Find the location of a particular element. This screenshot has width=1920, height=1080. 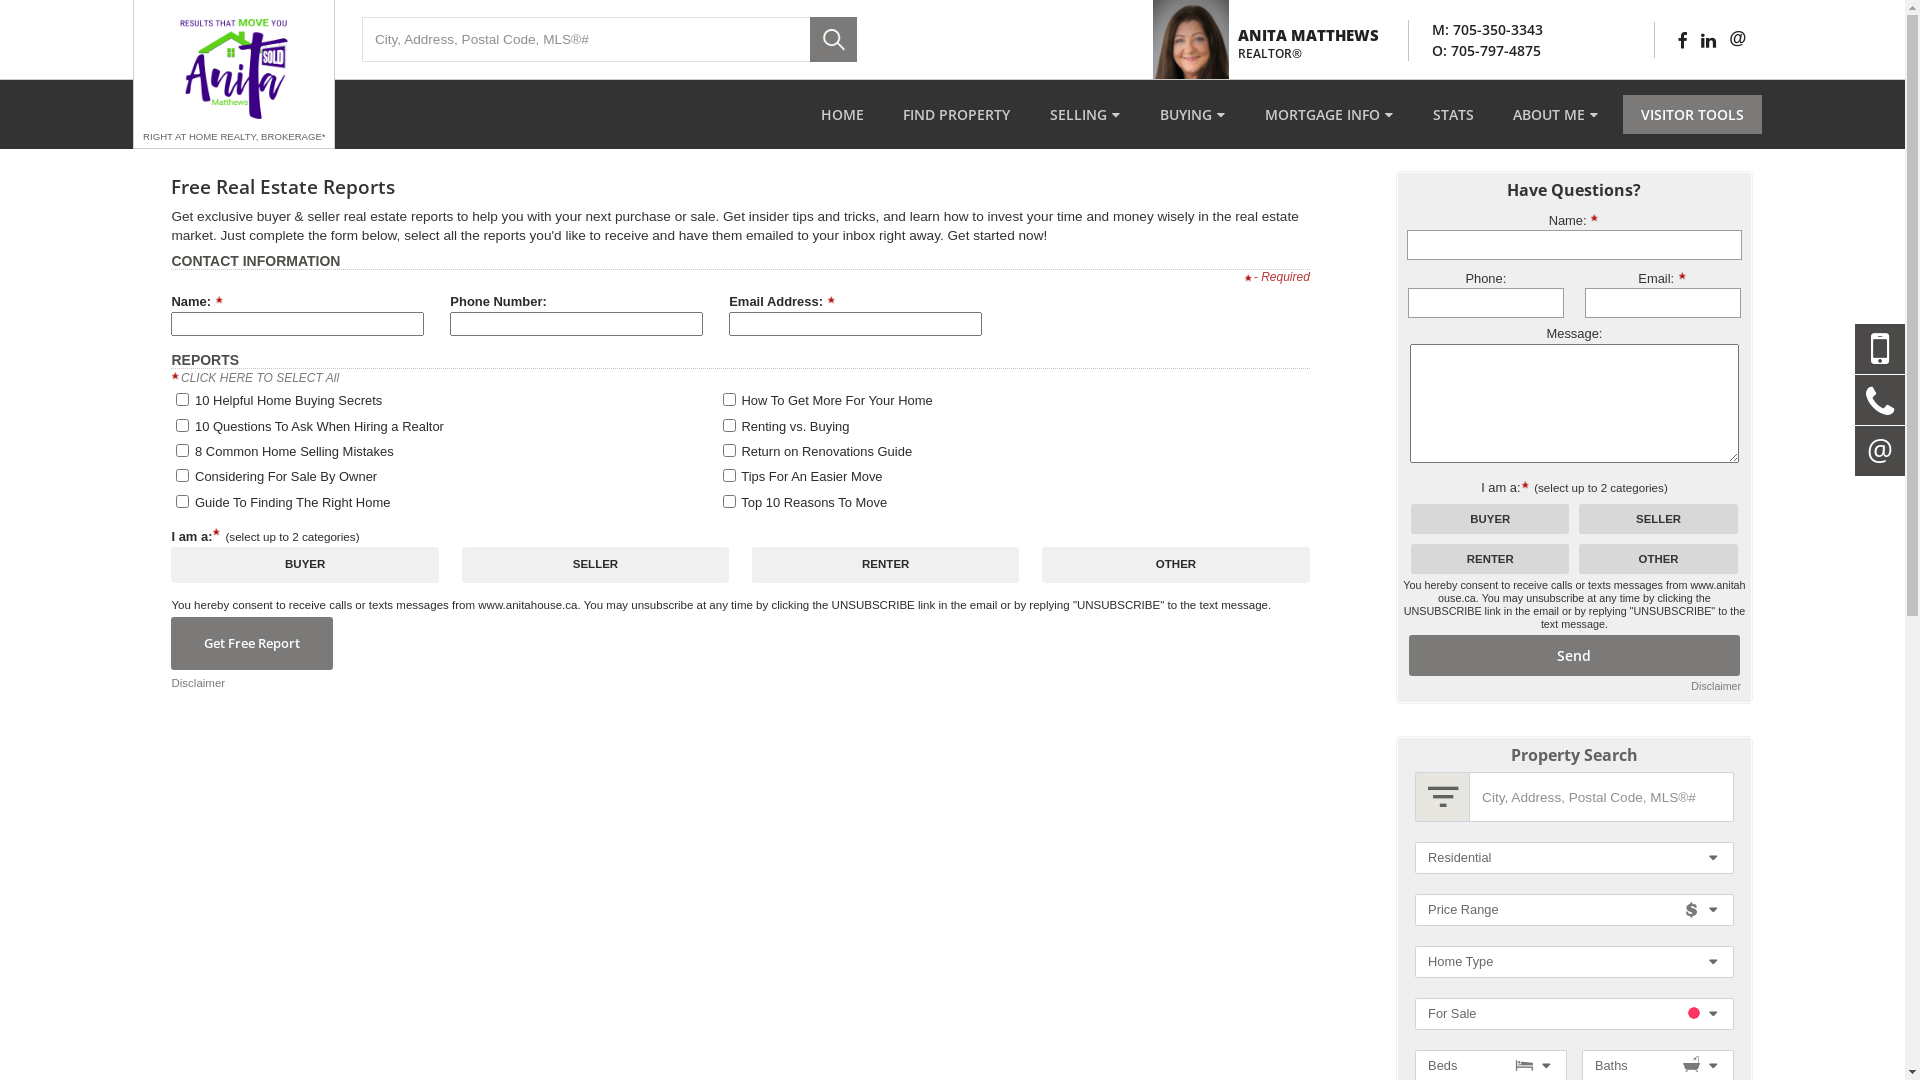

'Send' is located at coordinates (1573, 655).